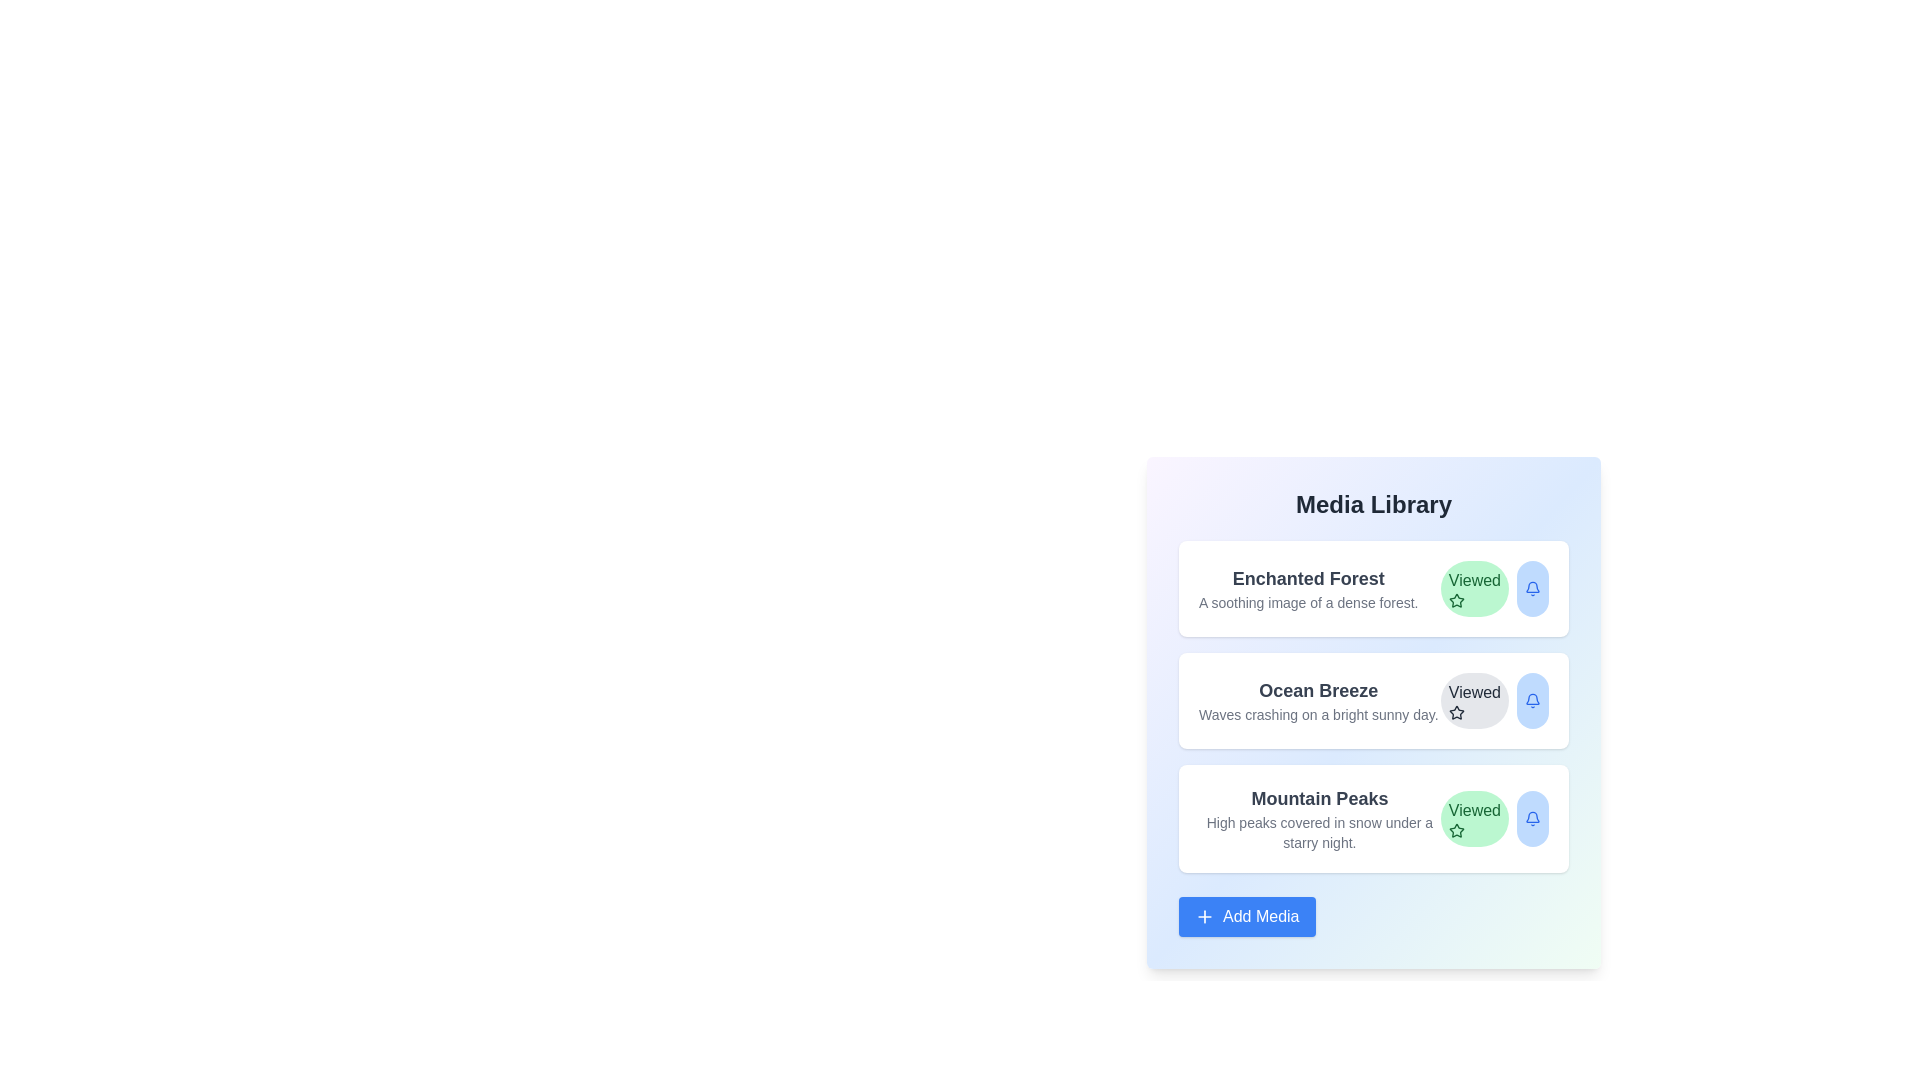 This screenshot has width=1920, height=1080. Describe the element at coordinates (1531, 700) in the screenshot. I see `bell icon for the media item with title Ocean Breeze` at that location.